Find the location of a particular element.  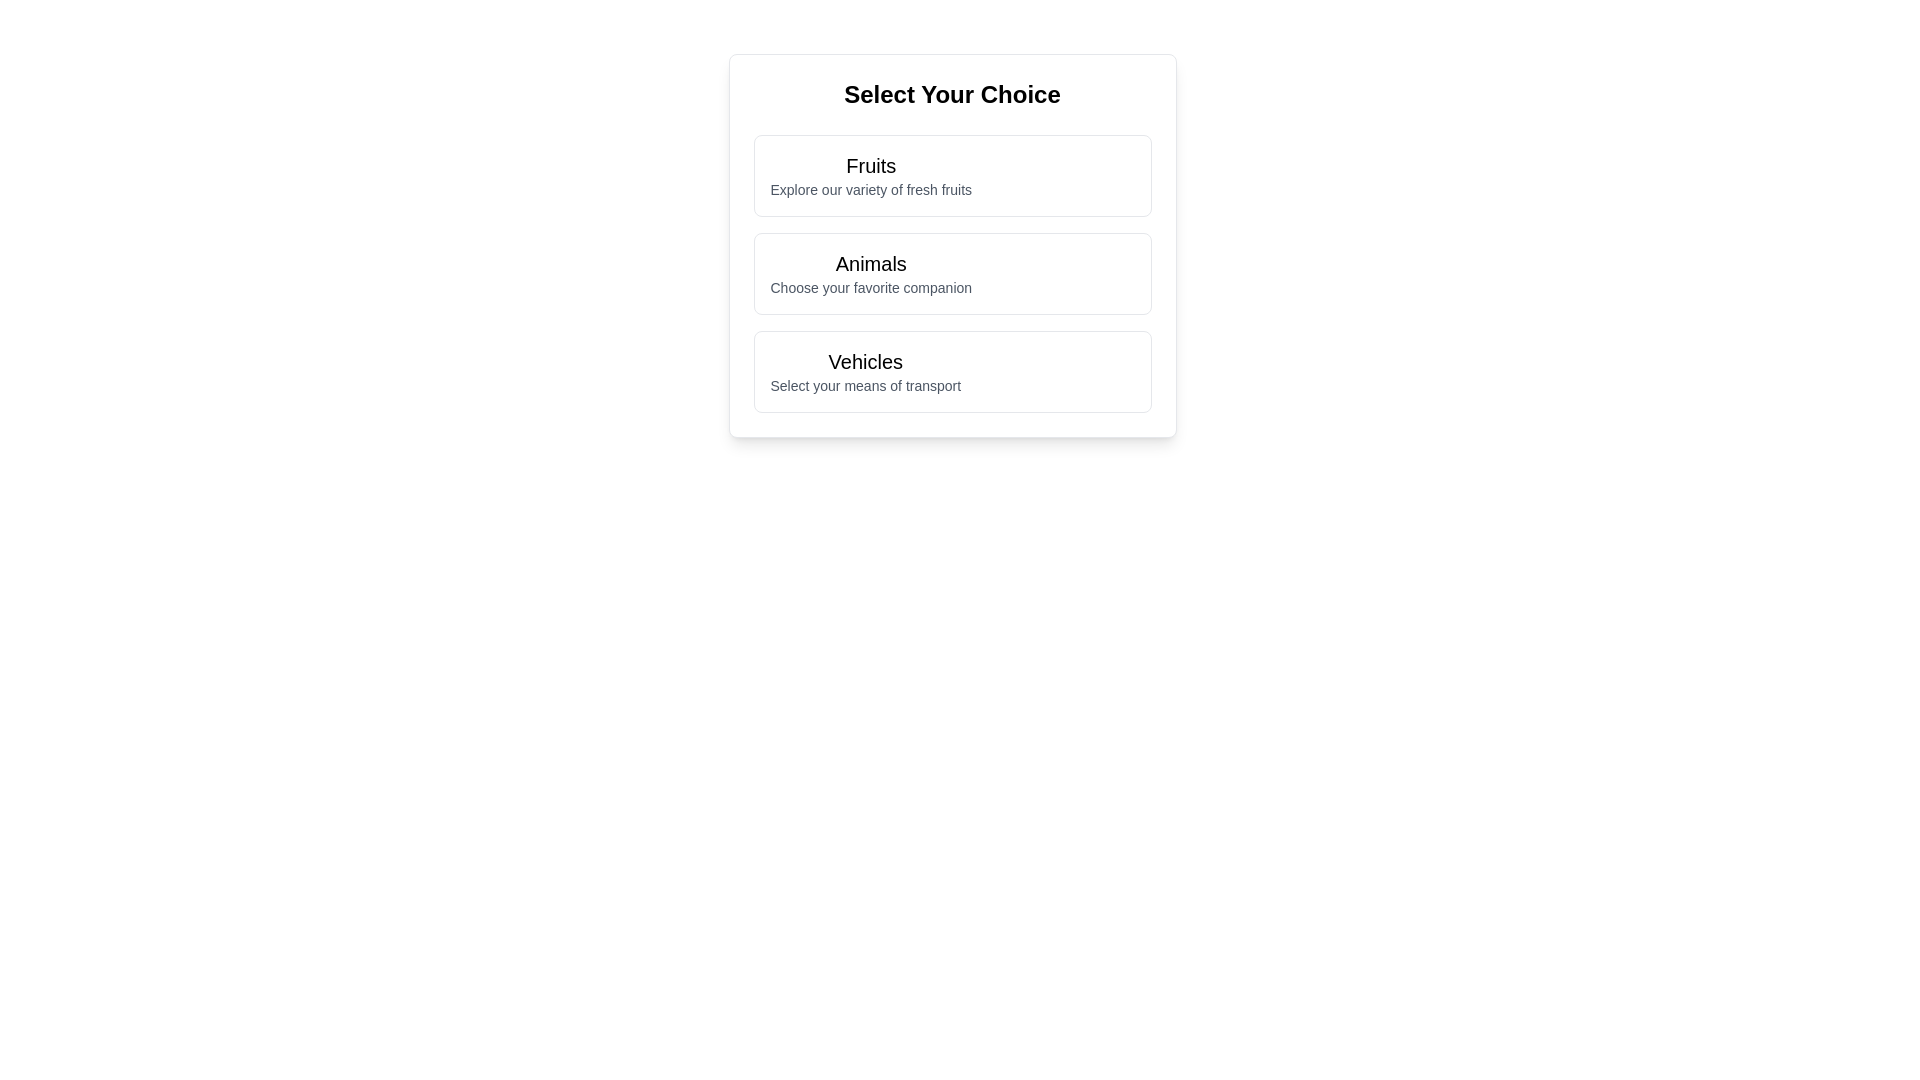

'Animals' label displayed in a medium-weight font, centrally positioned within the second card in a vertical list of options, above the 'Vehicles' card and below the 'Fruits' card is located at coordinates (871, 262).